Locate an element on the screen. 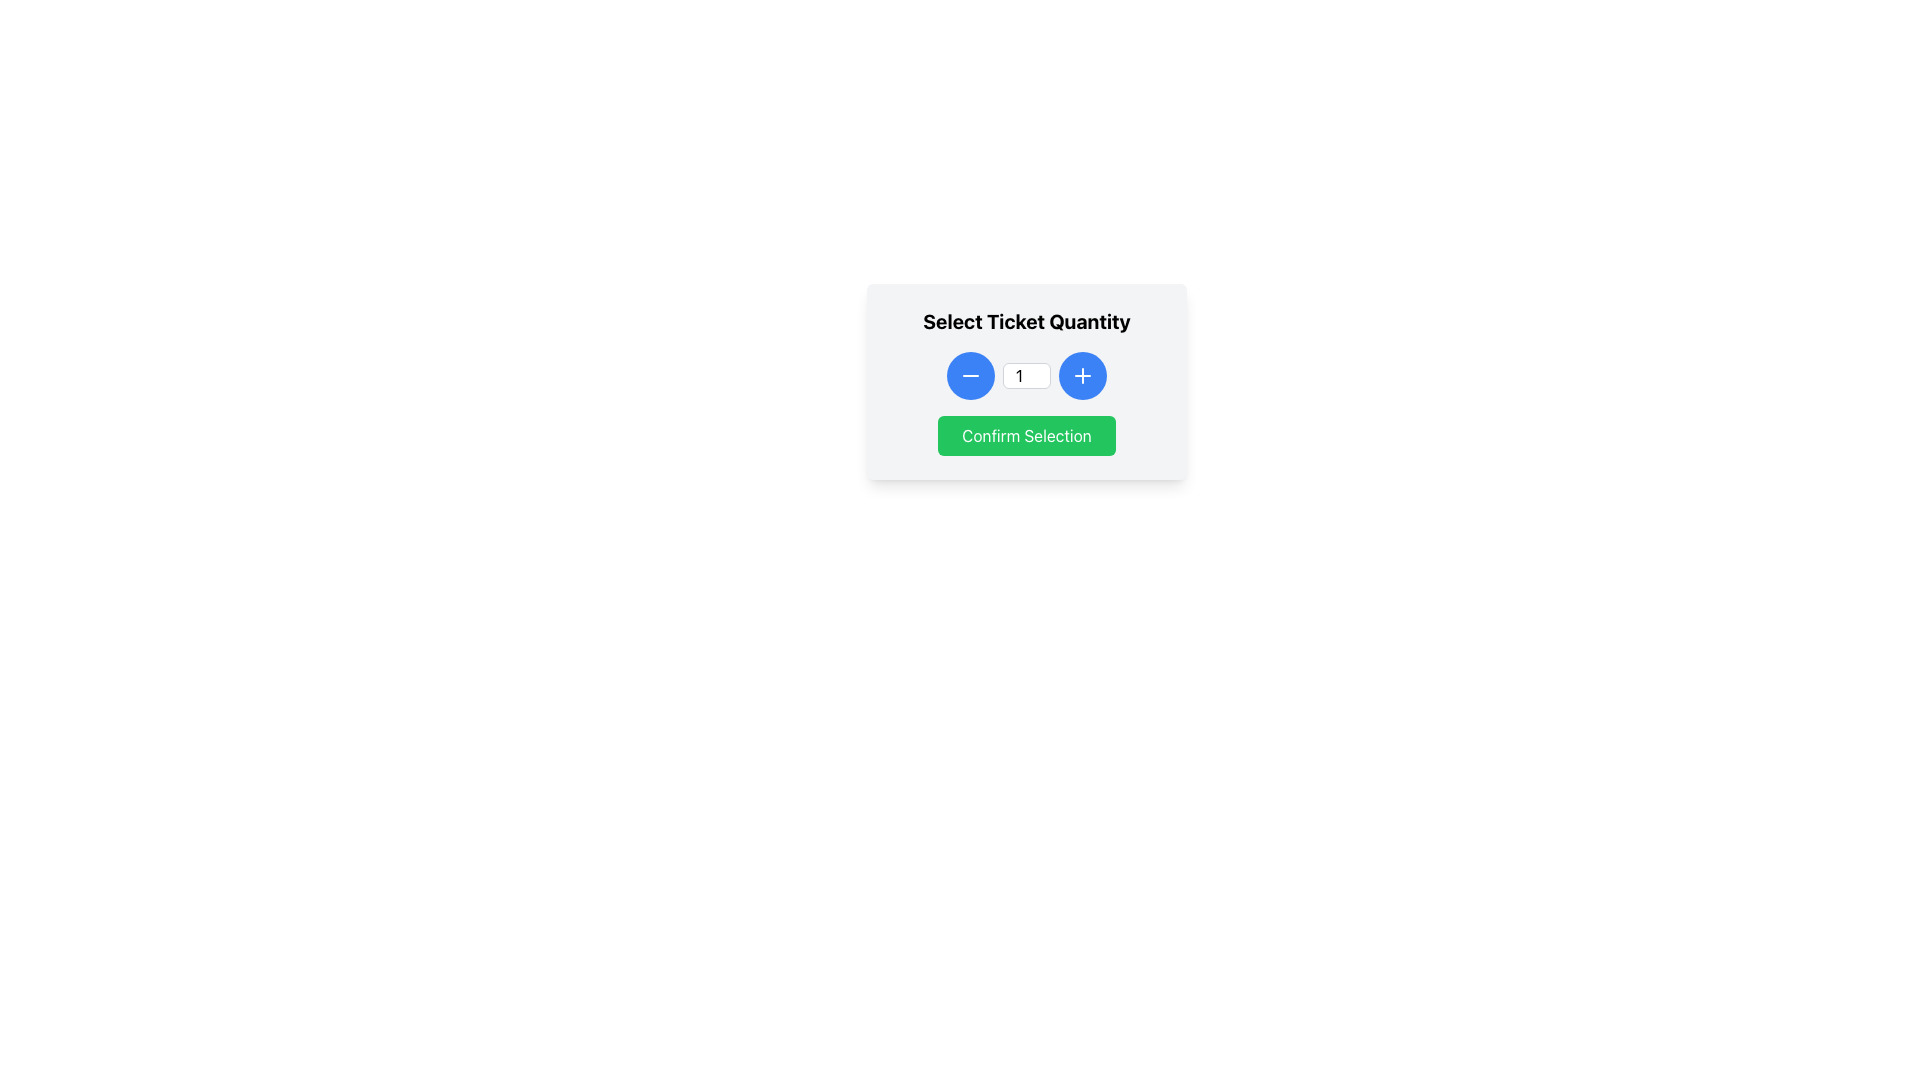 The height and width of the screenshot is (1080, 1920). the blue circular decrement button located on the left side of the quantity input field under the 'Select Ticket Quantity' heading to reduce the ticket quantity is located at coordinates (970, 375).